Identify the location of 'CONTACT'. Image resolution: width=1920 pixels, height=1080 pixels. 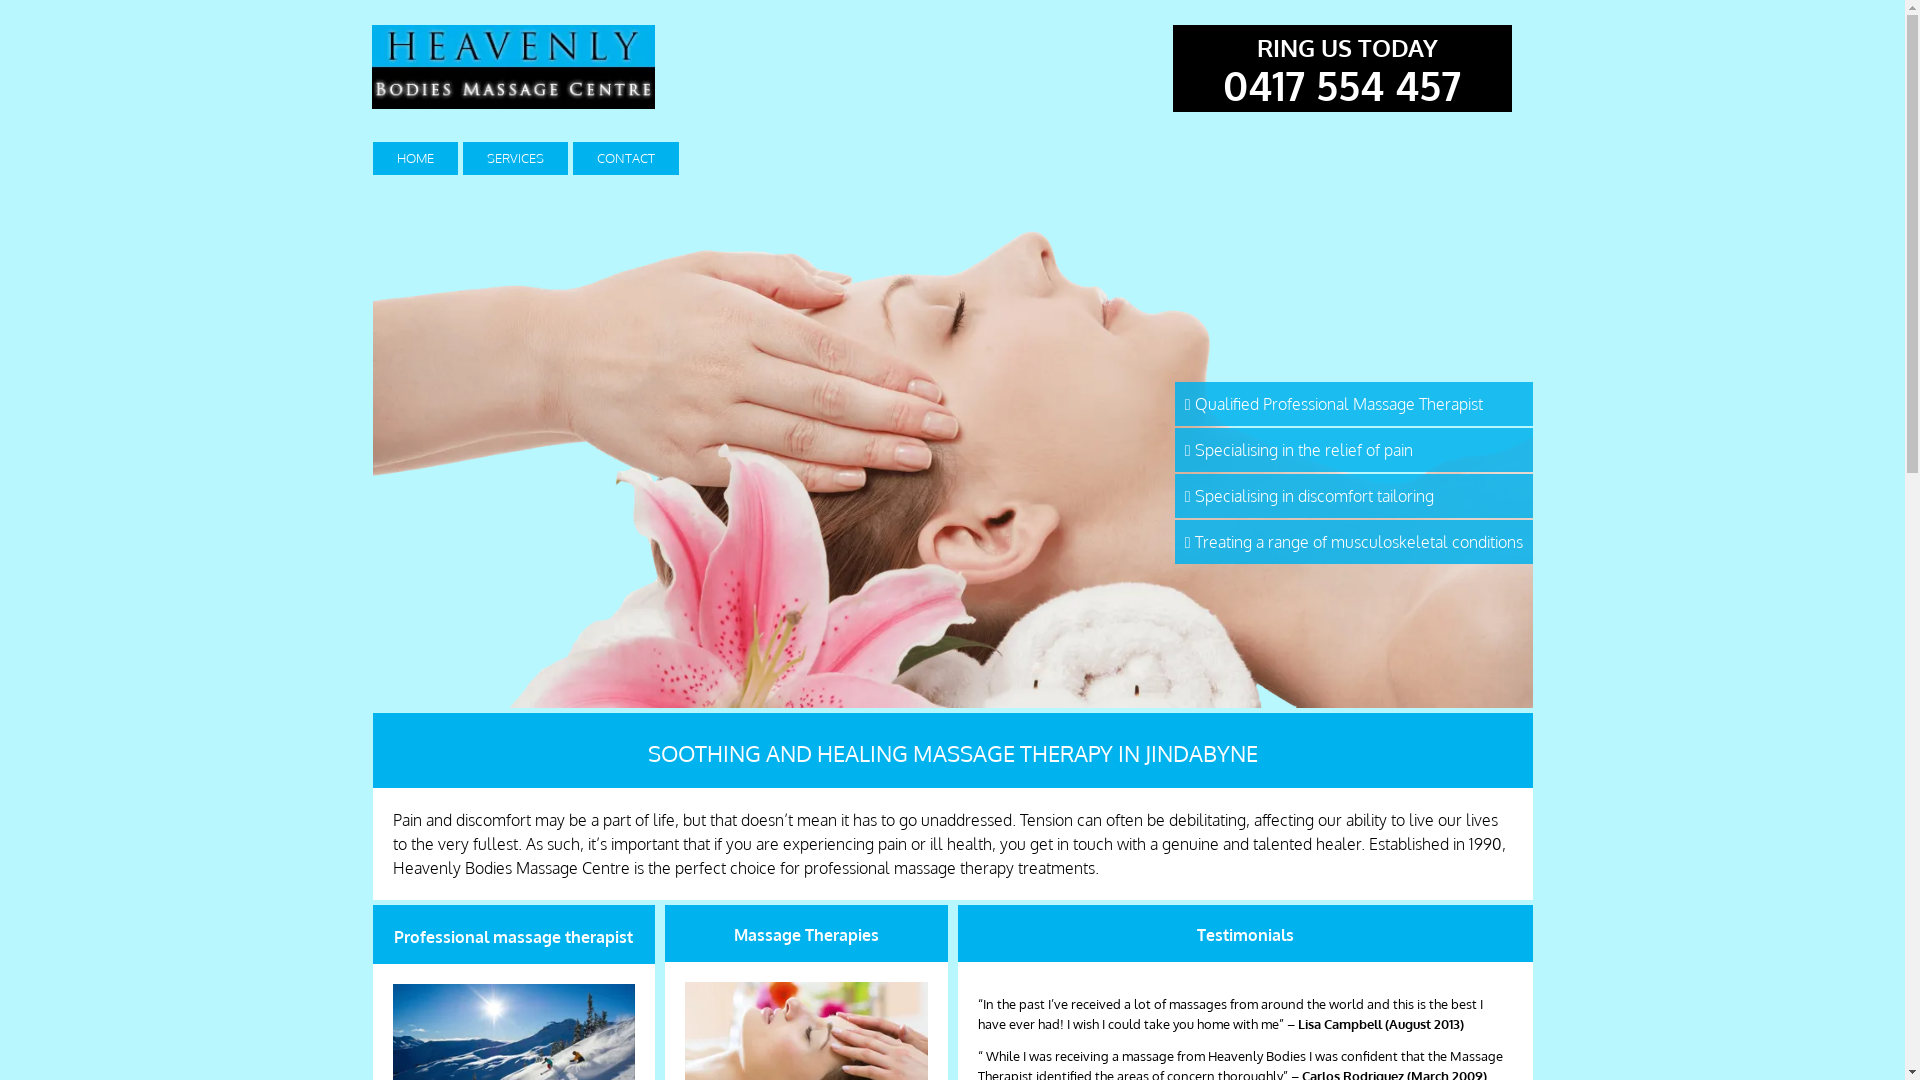
(623, 157).